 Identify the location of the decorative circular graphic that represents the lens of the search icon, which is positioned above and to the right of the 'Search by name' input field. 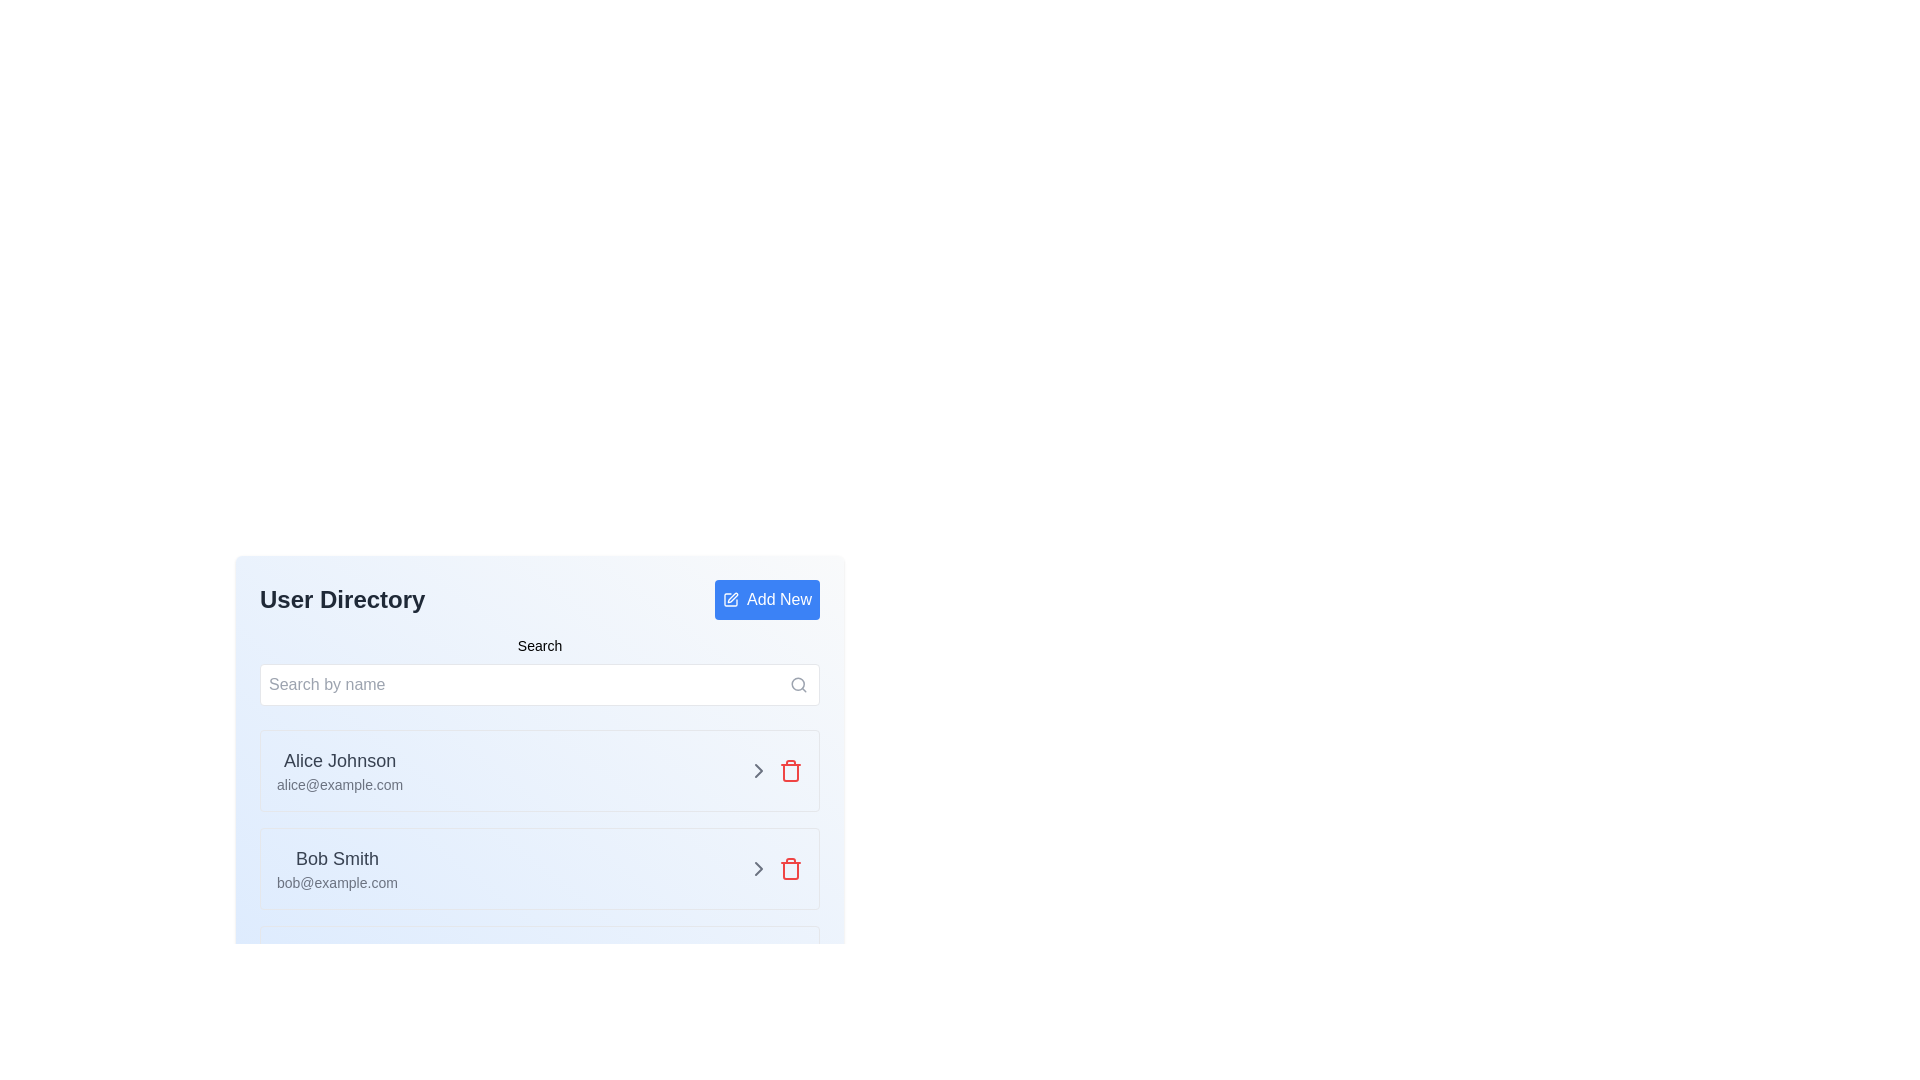
(797, 683).